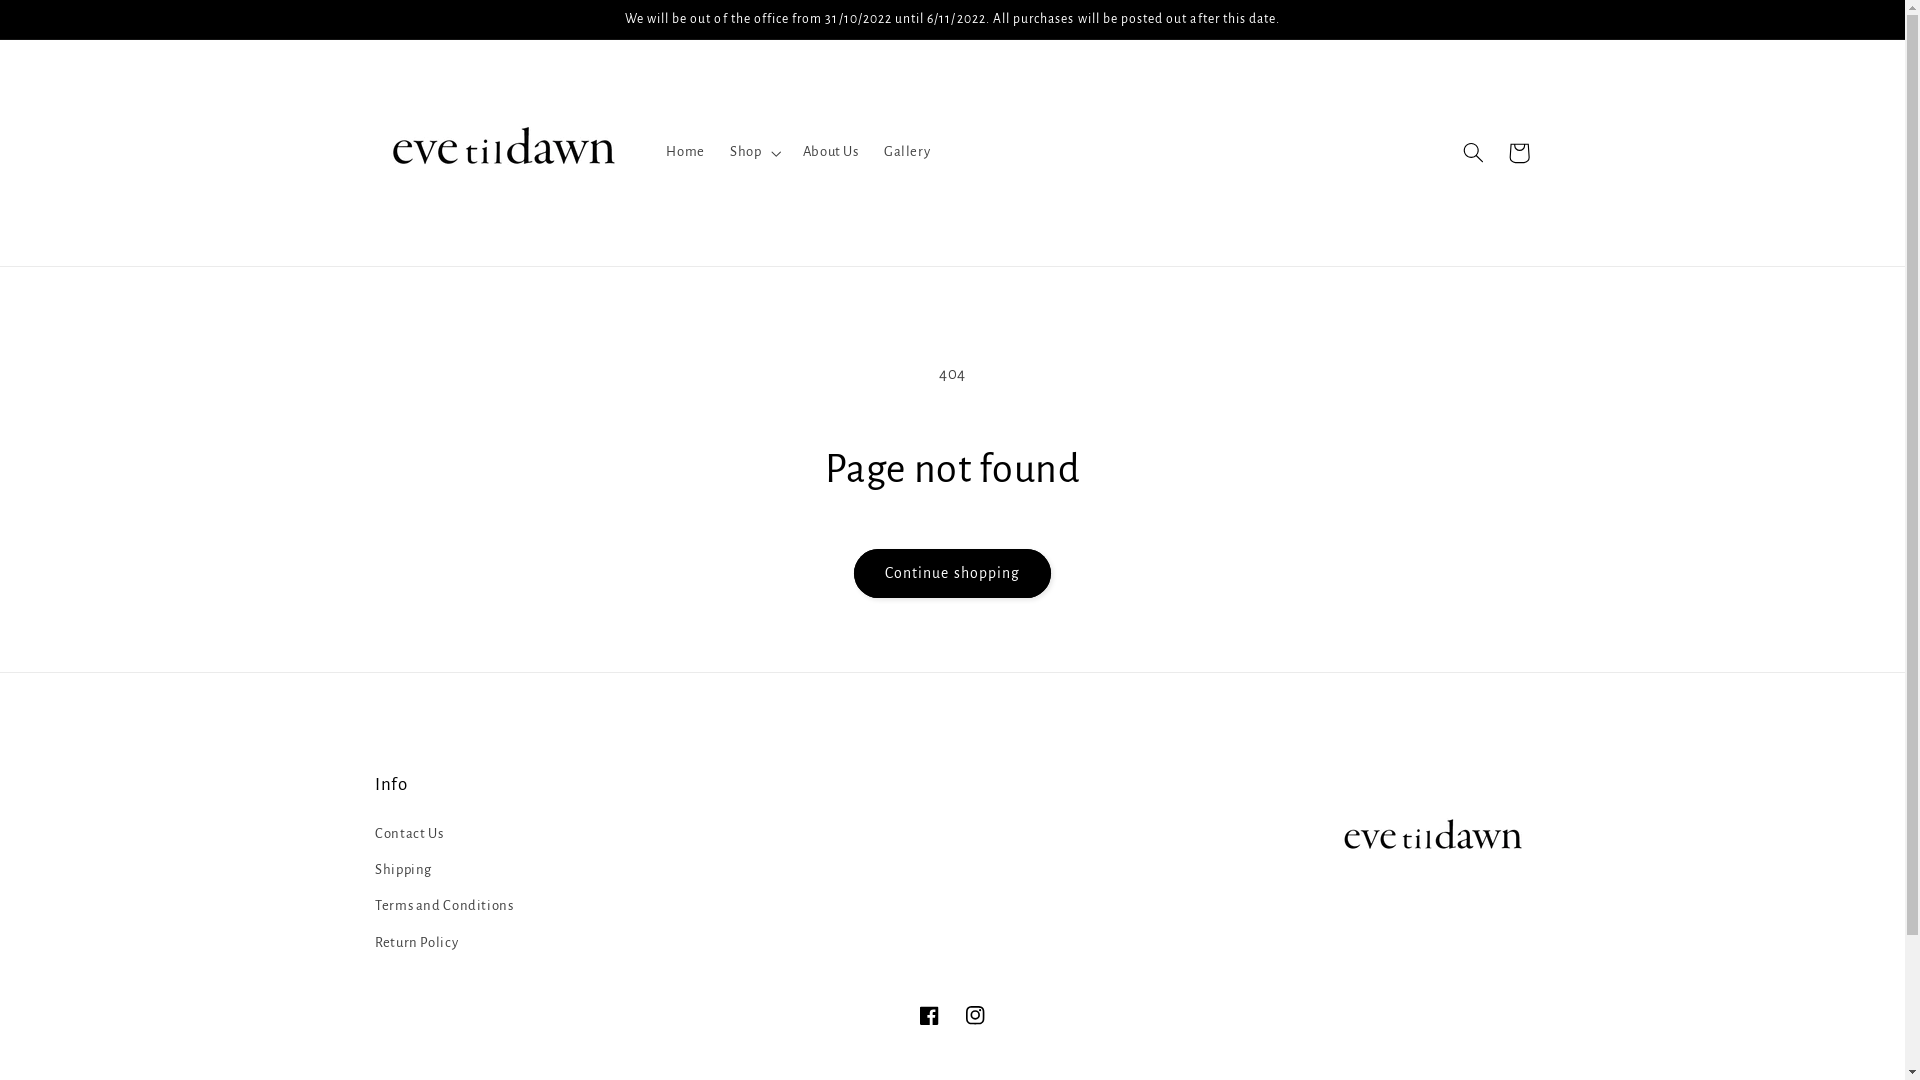 Image resolution: width=1920 pixels, height=1080 pixels. What do you see at coordinates (443, 906) in the screenshot?
I see `'Terms and Conditions'` at bounding box center [443, 906].